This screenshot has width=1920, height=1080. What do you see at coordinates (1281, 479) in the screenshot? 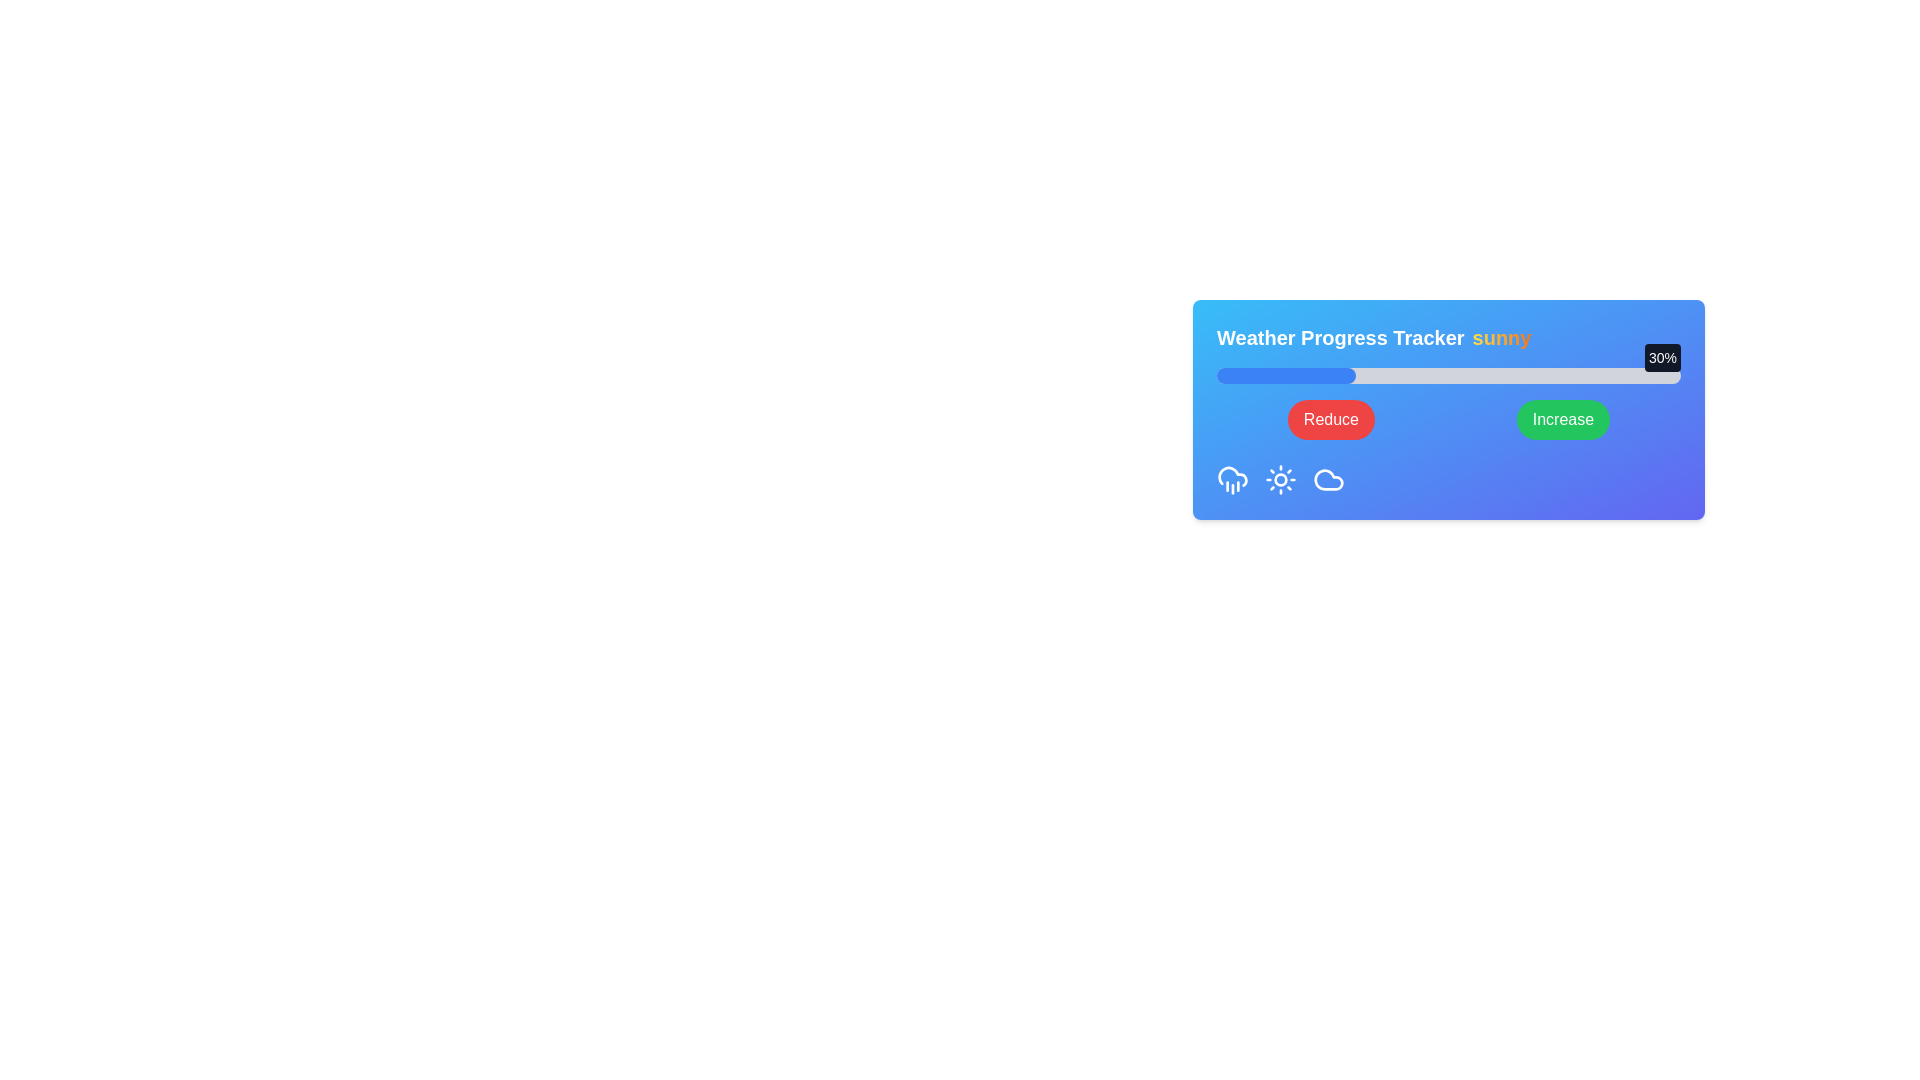
I see `the sunny weather icon, which is the second icon from the left in a horizontal arrangement of weather-related icons, to trigger the hover effect` at bounding box center [1281, 479].